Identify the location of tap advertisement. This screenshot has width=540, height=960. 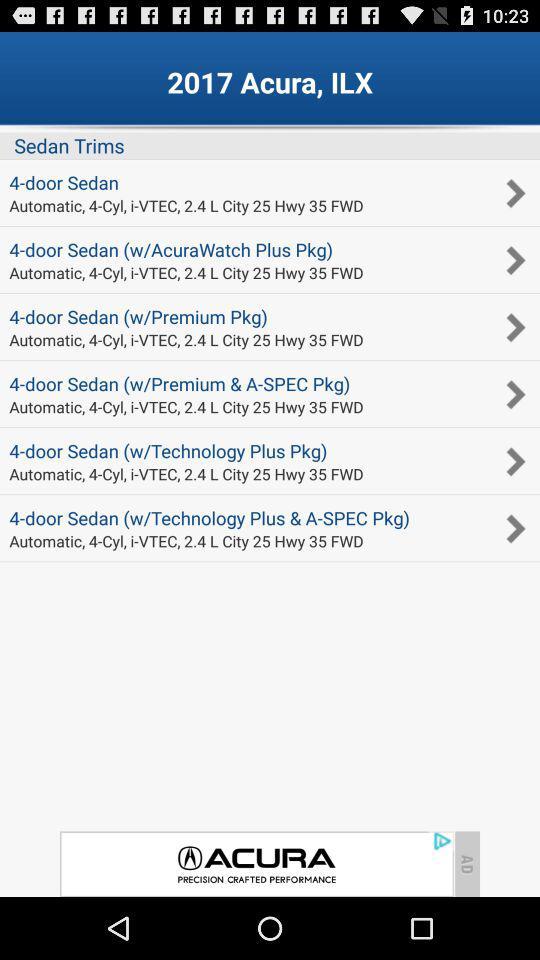
(256, 863).